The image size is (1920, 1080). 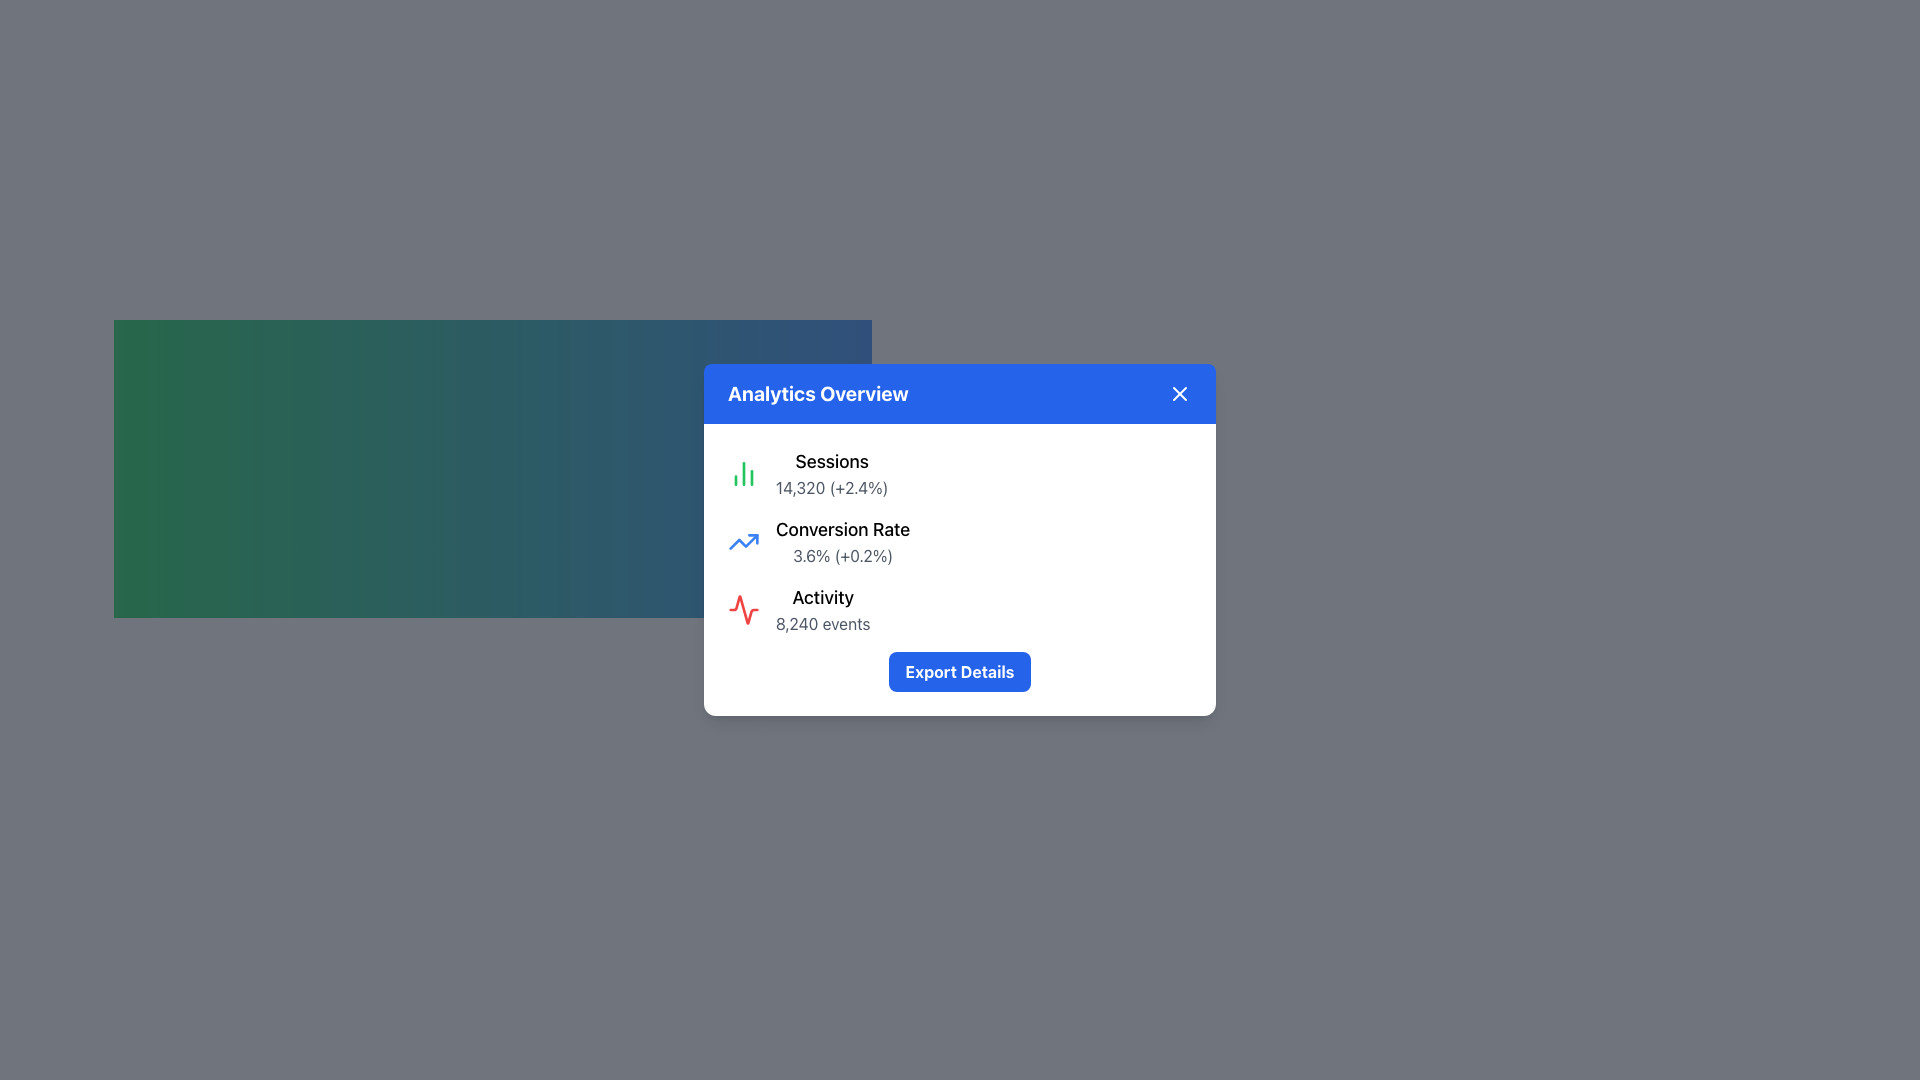 What do you see at coordinates (743, 608) in the screenshot?
I see `the red line icon resembling an activity graph located in the 'Activity' section of the 'Analytics Overview' panel to interact with it` at bounding box center [743, 608].